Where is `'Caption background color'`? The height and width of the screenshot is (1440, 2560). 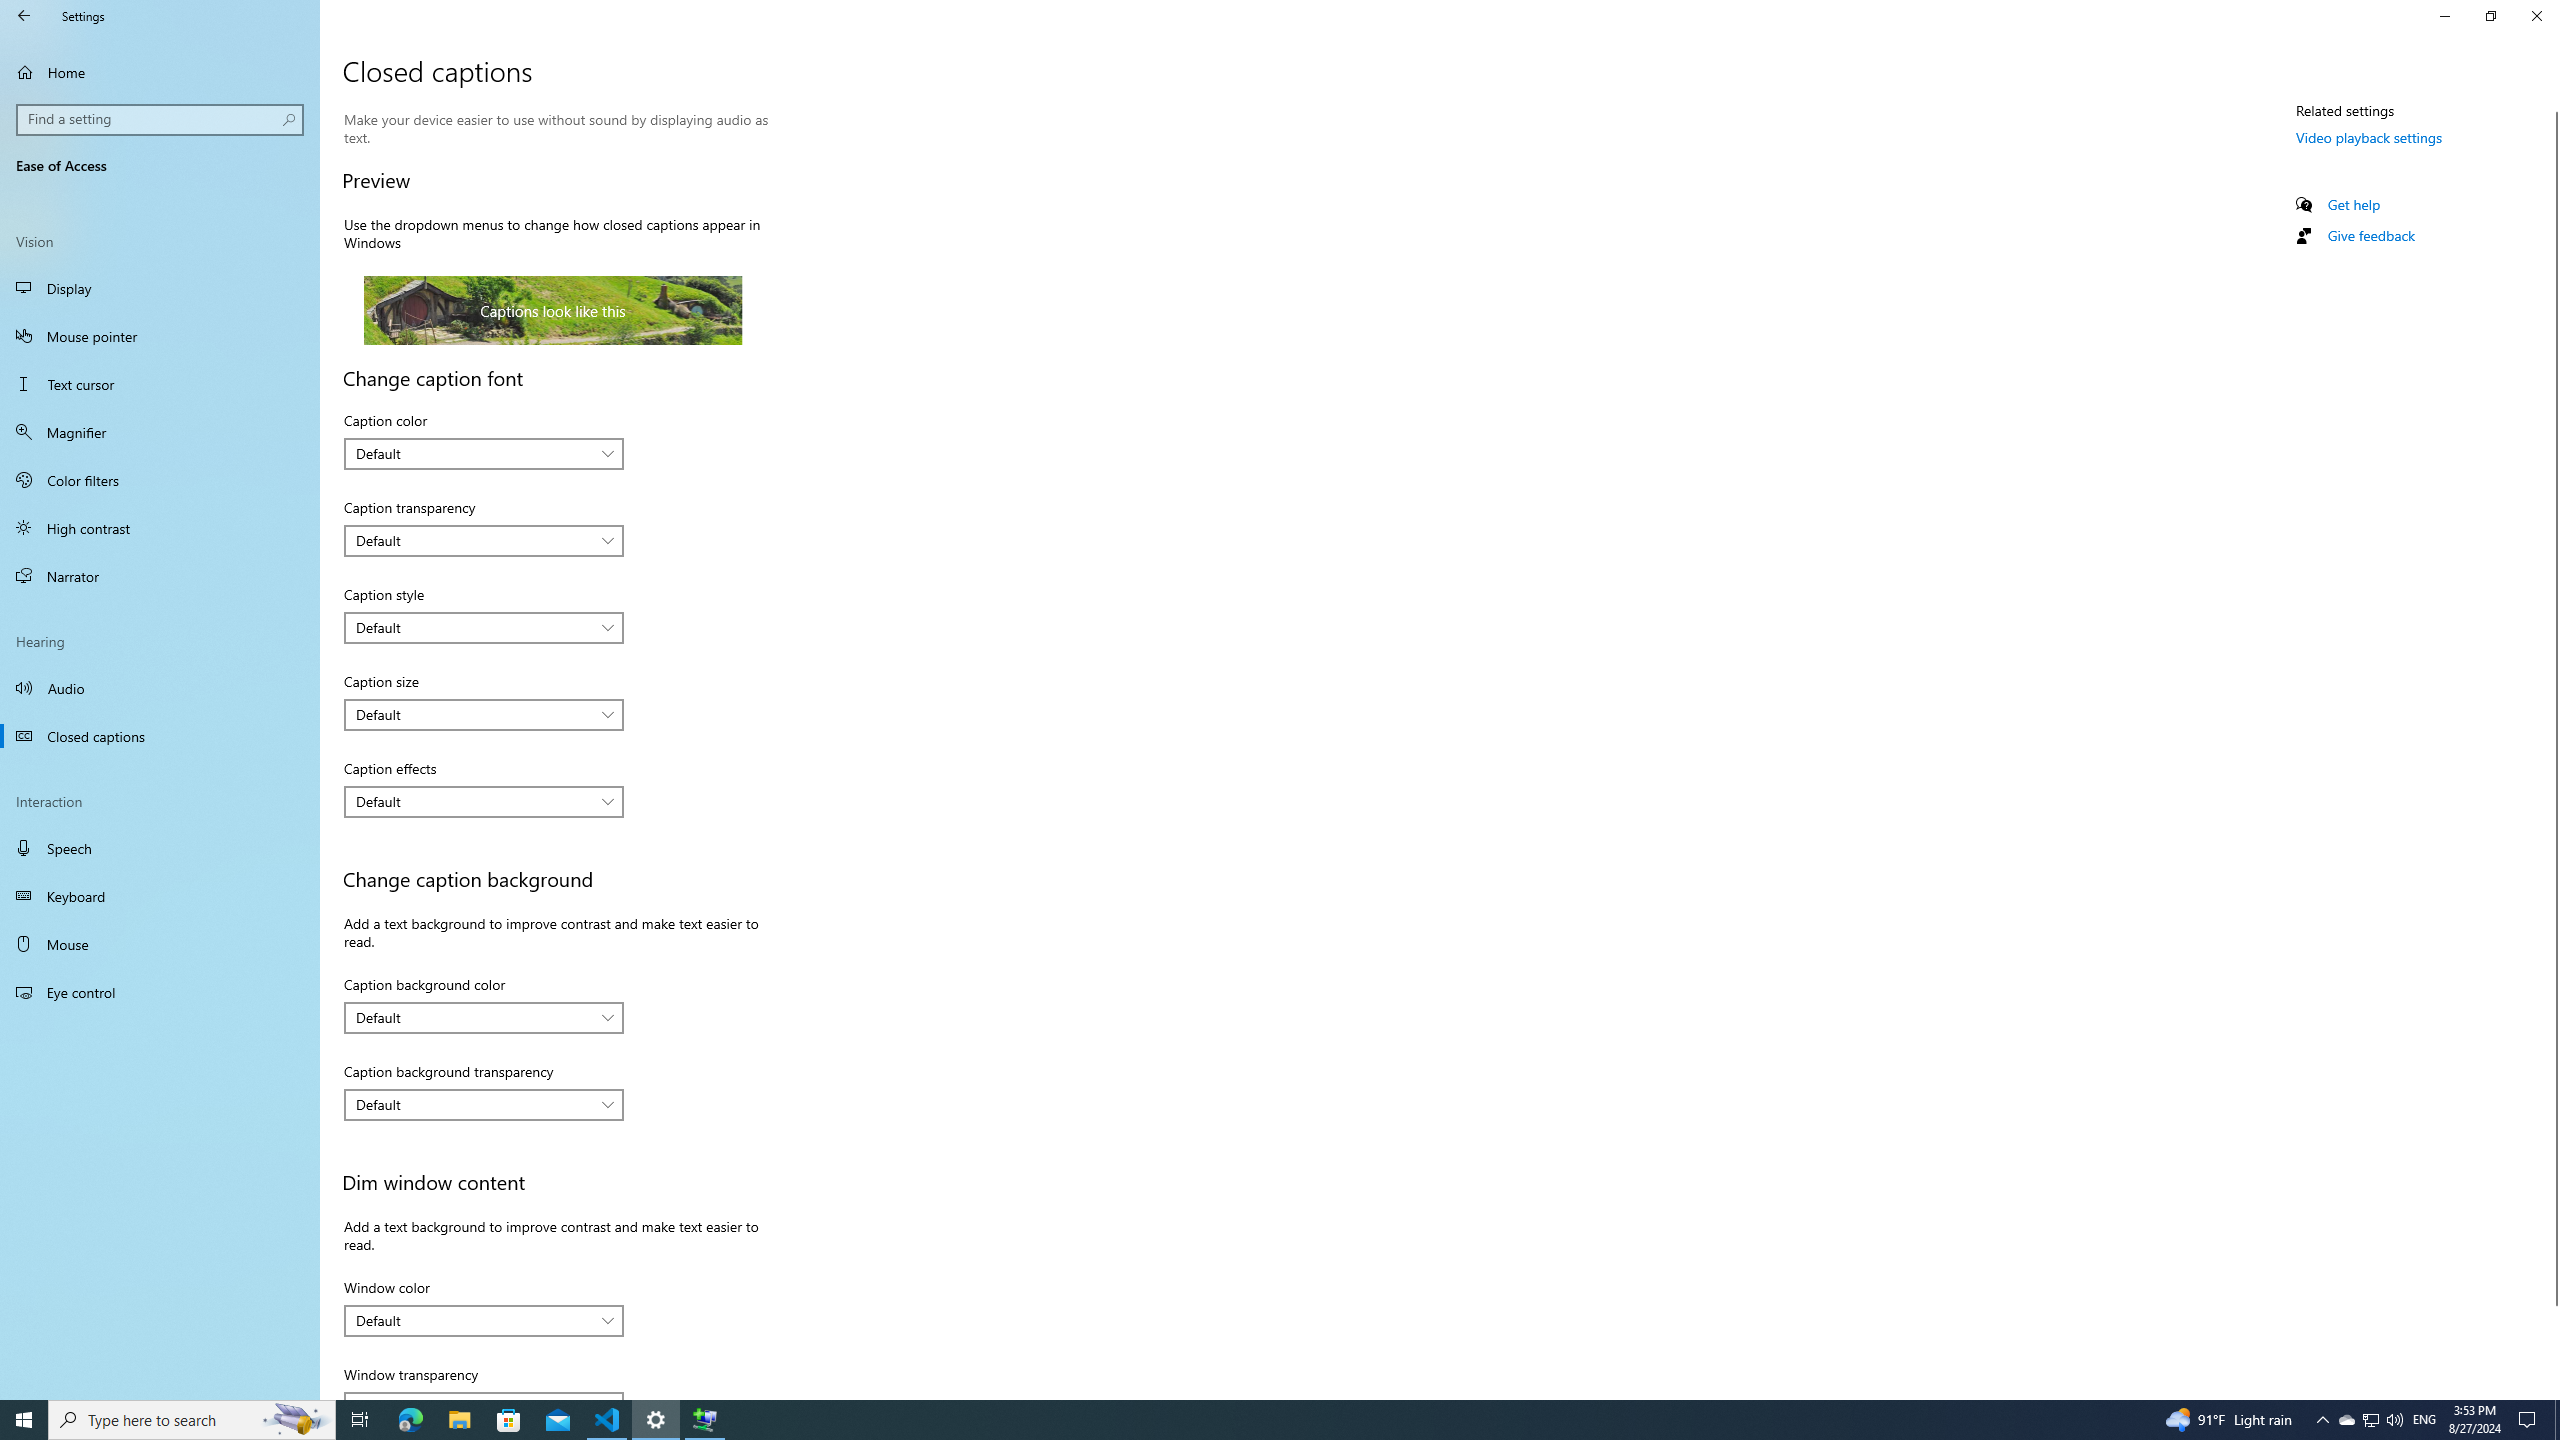
'Caption background color' is located at coordinates (482, 1018).